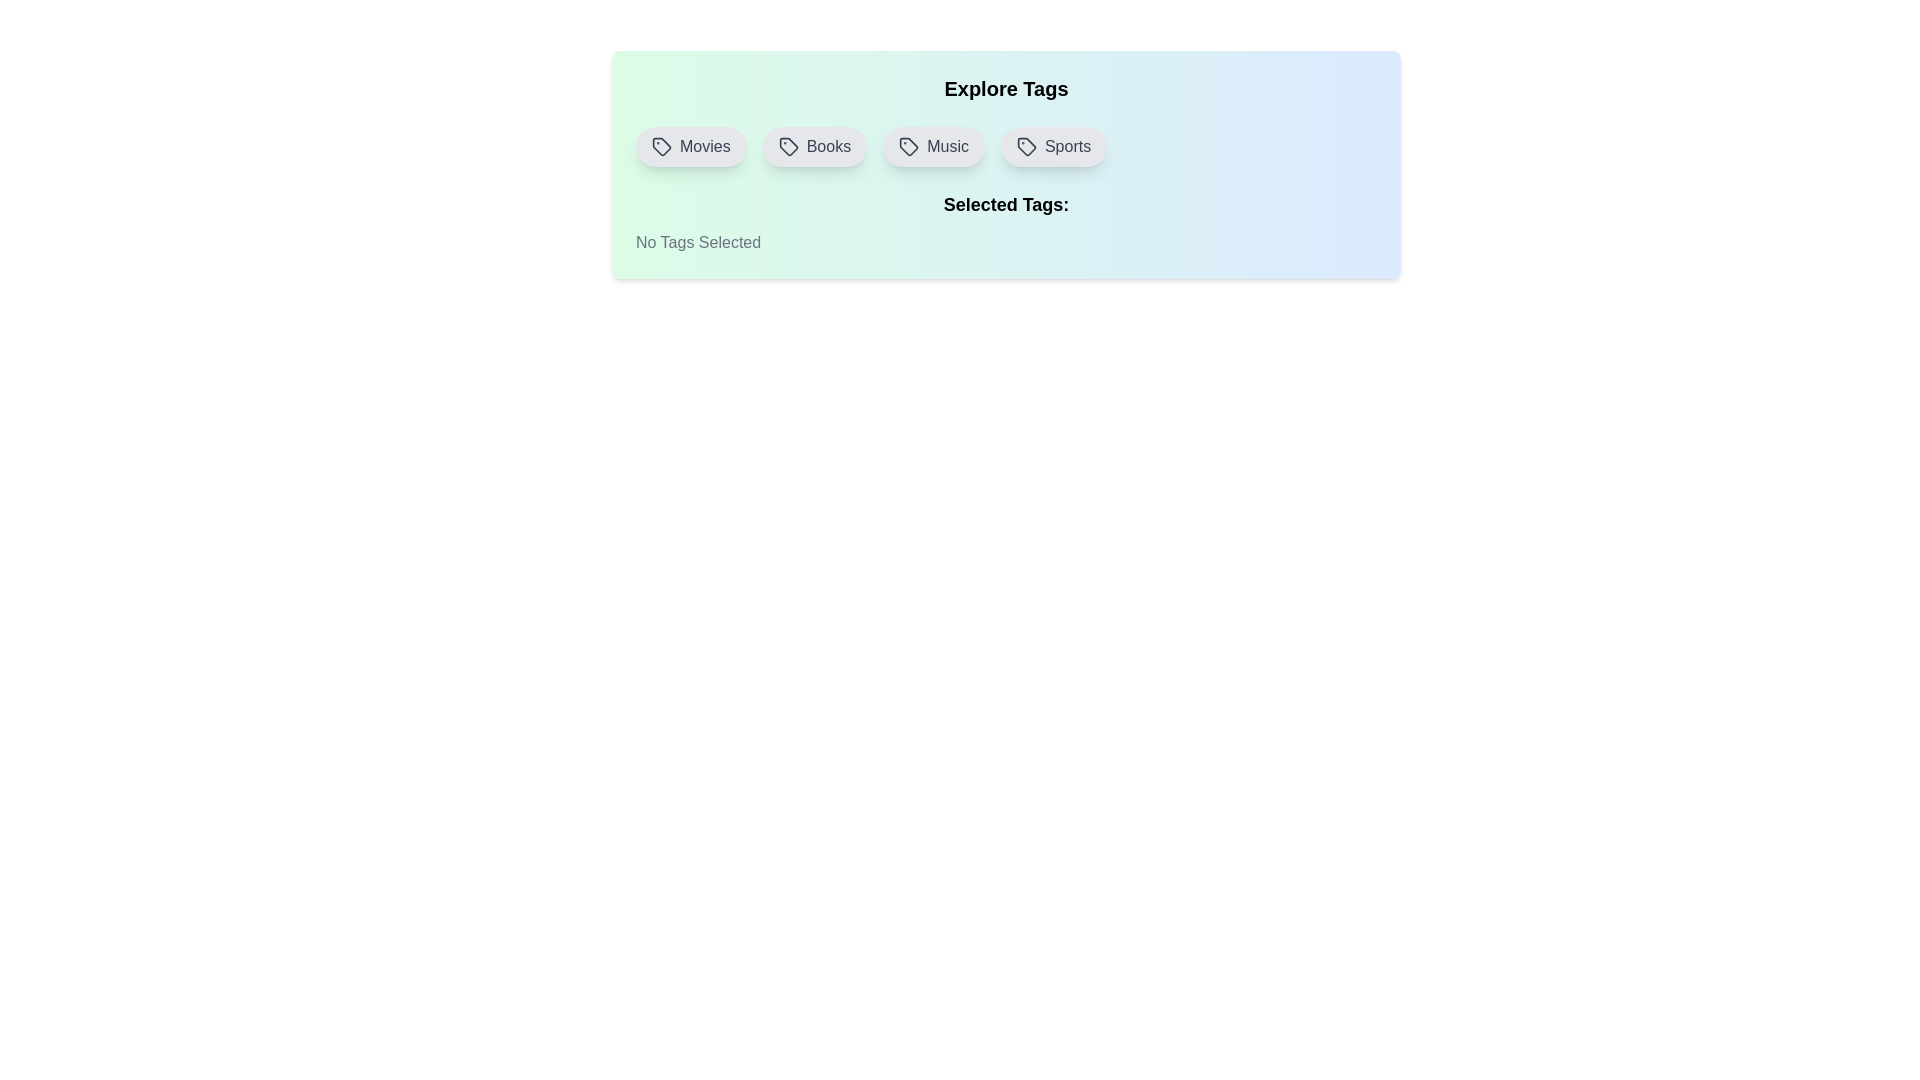 Image resolution: width=1920 pixels, height=1080 pixels. Describe the element at coordinates (1053, 145) in the screenshot. I see `the button that has a rounded rectangular shape with a light gray background, containing a dark gray tag icon and the text 'Sports'` at that location.